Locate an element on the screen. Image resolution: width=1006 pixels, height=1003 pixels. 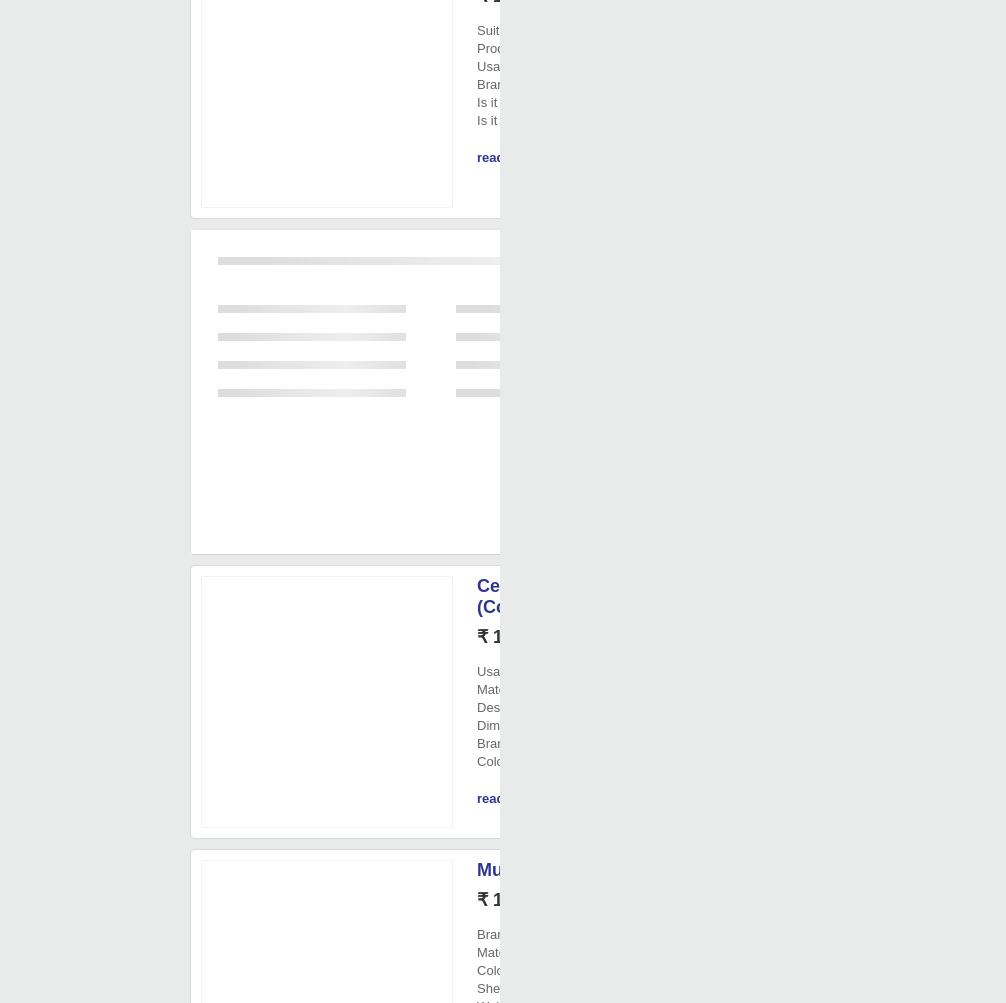
'Dimension' is located at coordinates (507, 724).